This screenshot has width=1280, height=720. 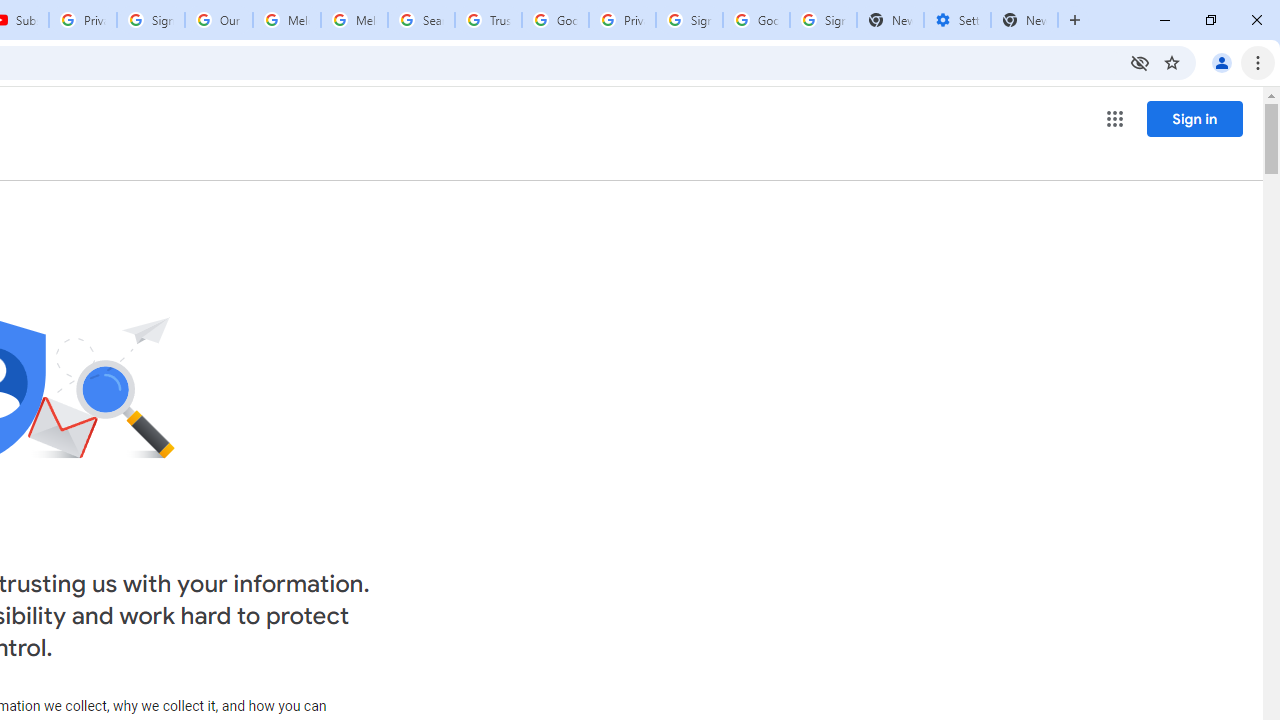 What do you see at coordinates (420, 20) in the screenshot?
I see `'Search our Doodle Library Collection - Google Doodles'` at bounding box center [420, 20].